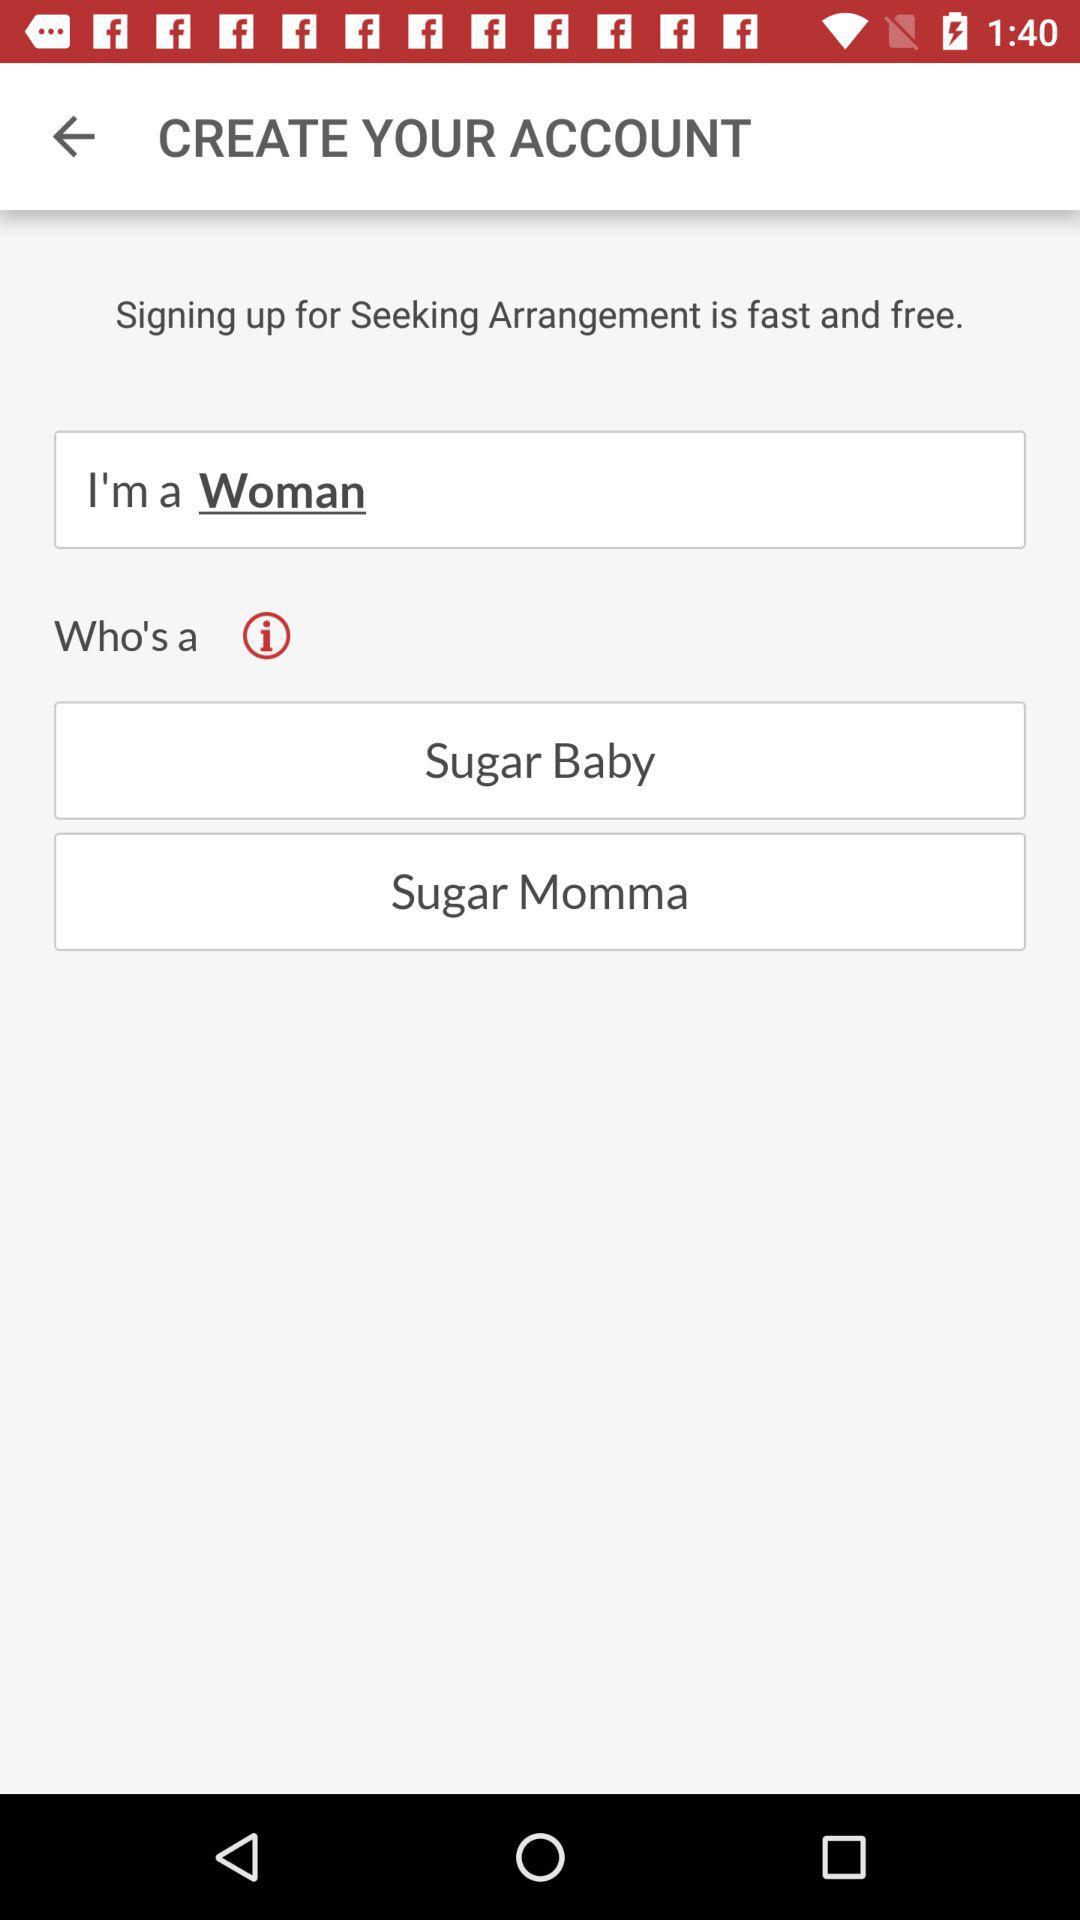  What do you see at coordinates (72, 135) in the screenshot?
I see `the item above the signing up for` at bounding box center [72, 135].